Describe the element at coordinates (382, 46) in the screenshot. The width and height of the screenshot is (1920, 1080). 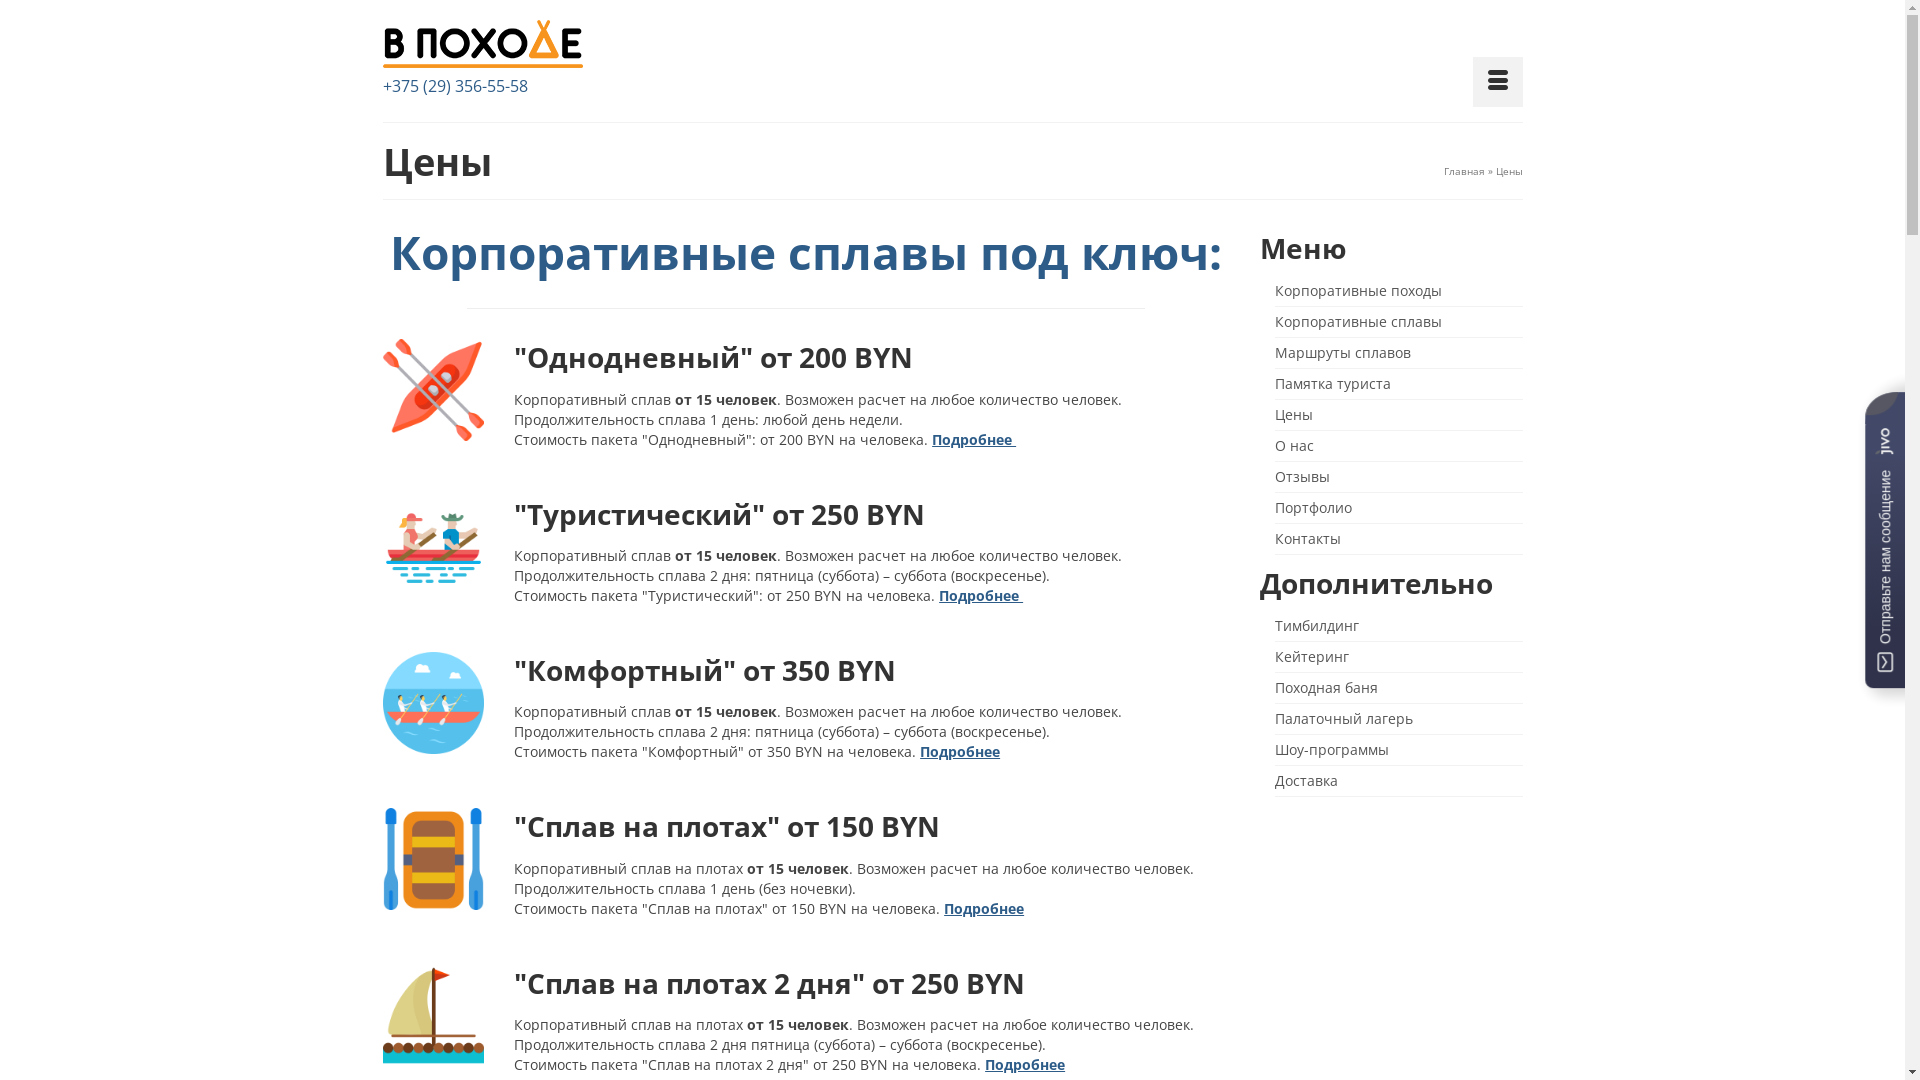
I see `'Vpohode.by'` at that location.